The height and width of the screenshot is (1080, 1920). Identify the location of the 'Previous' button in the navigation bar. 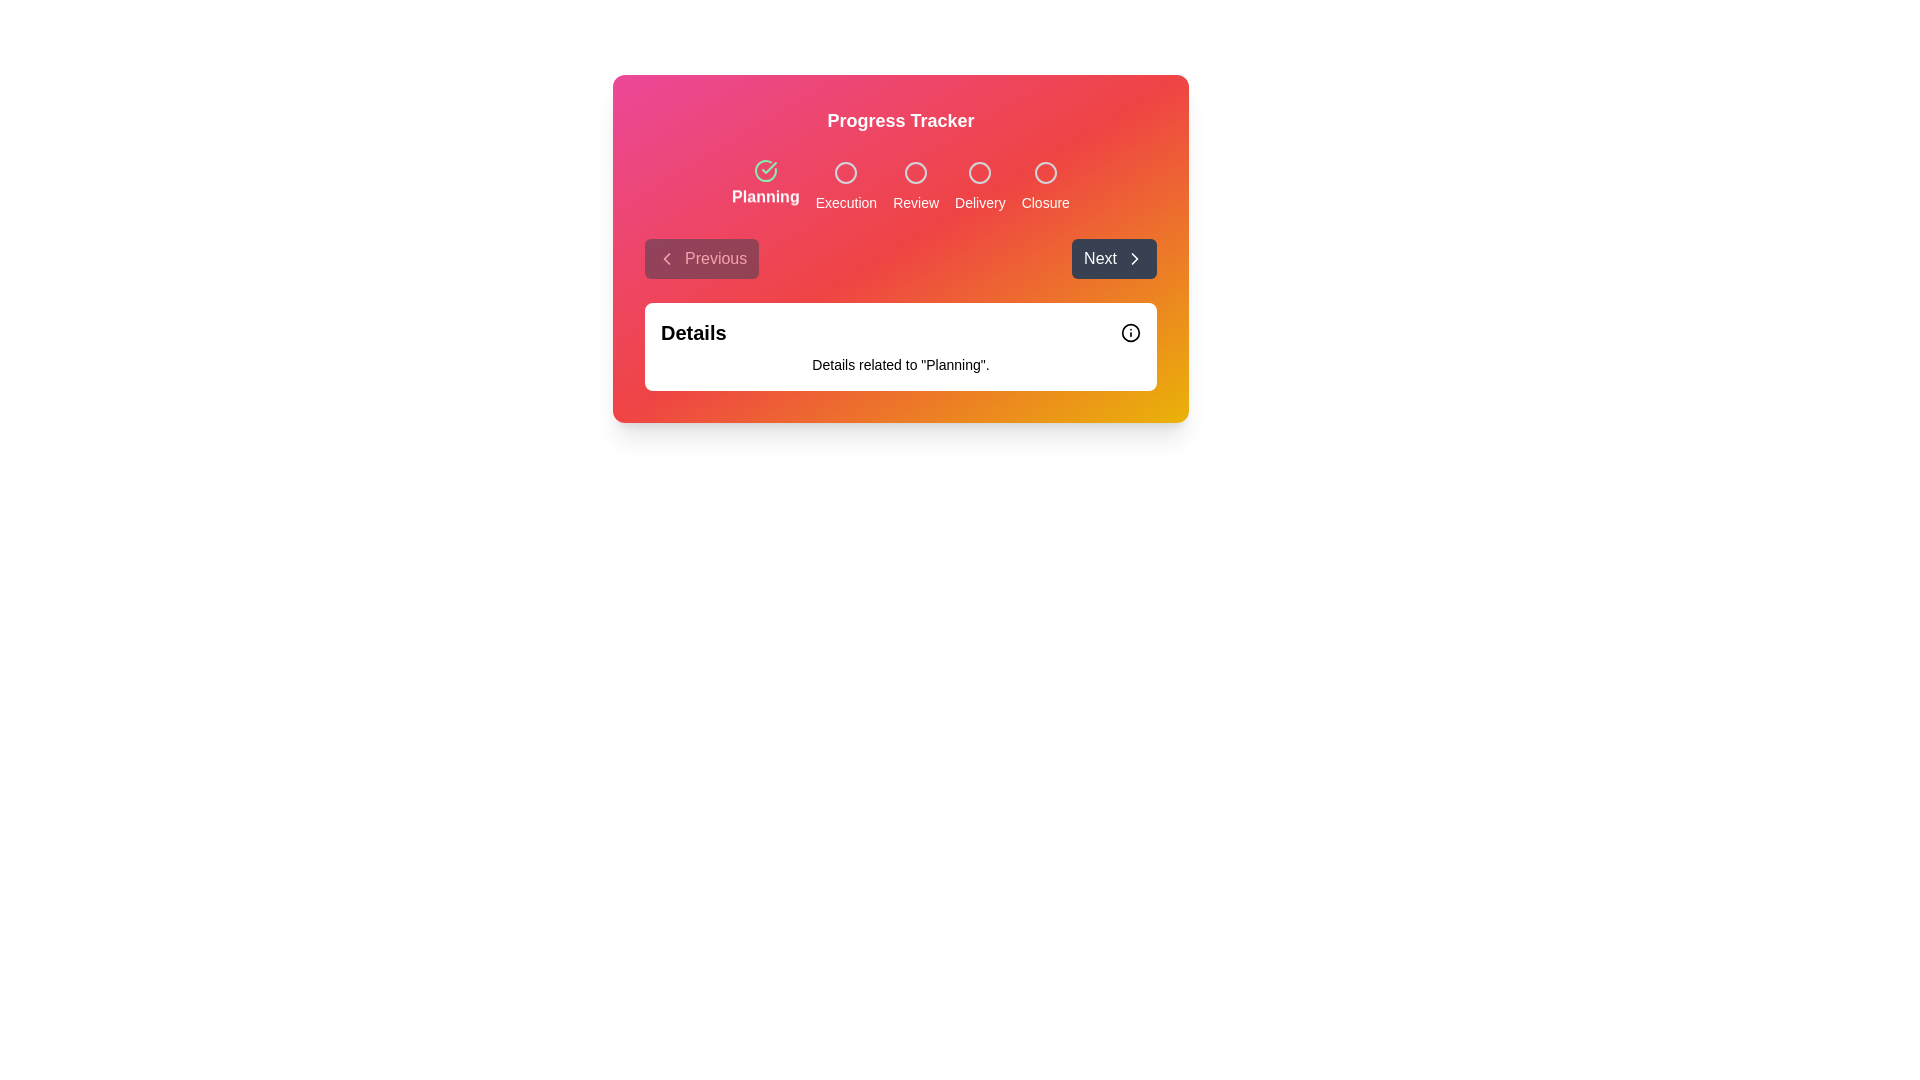
(702, 257).